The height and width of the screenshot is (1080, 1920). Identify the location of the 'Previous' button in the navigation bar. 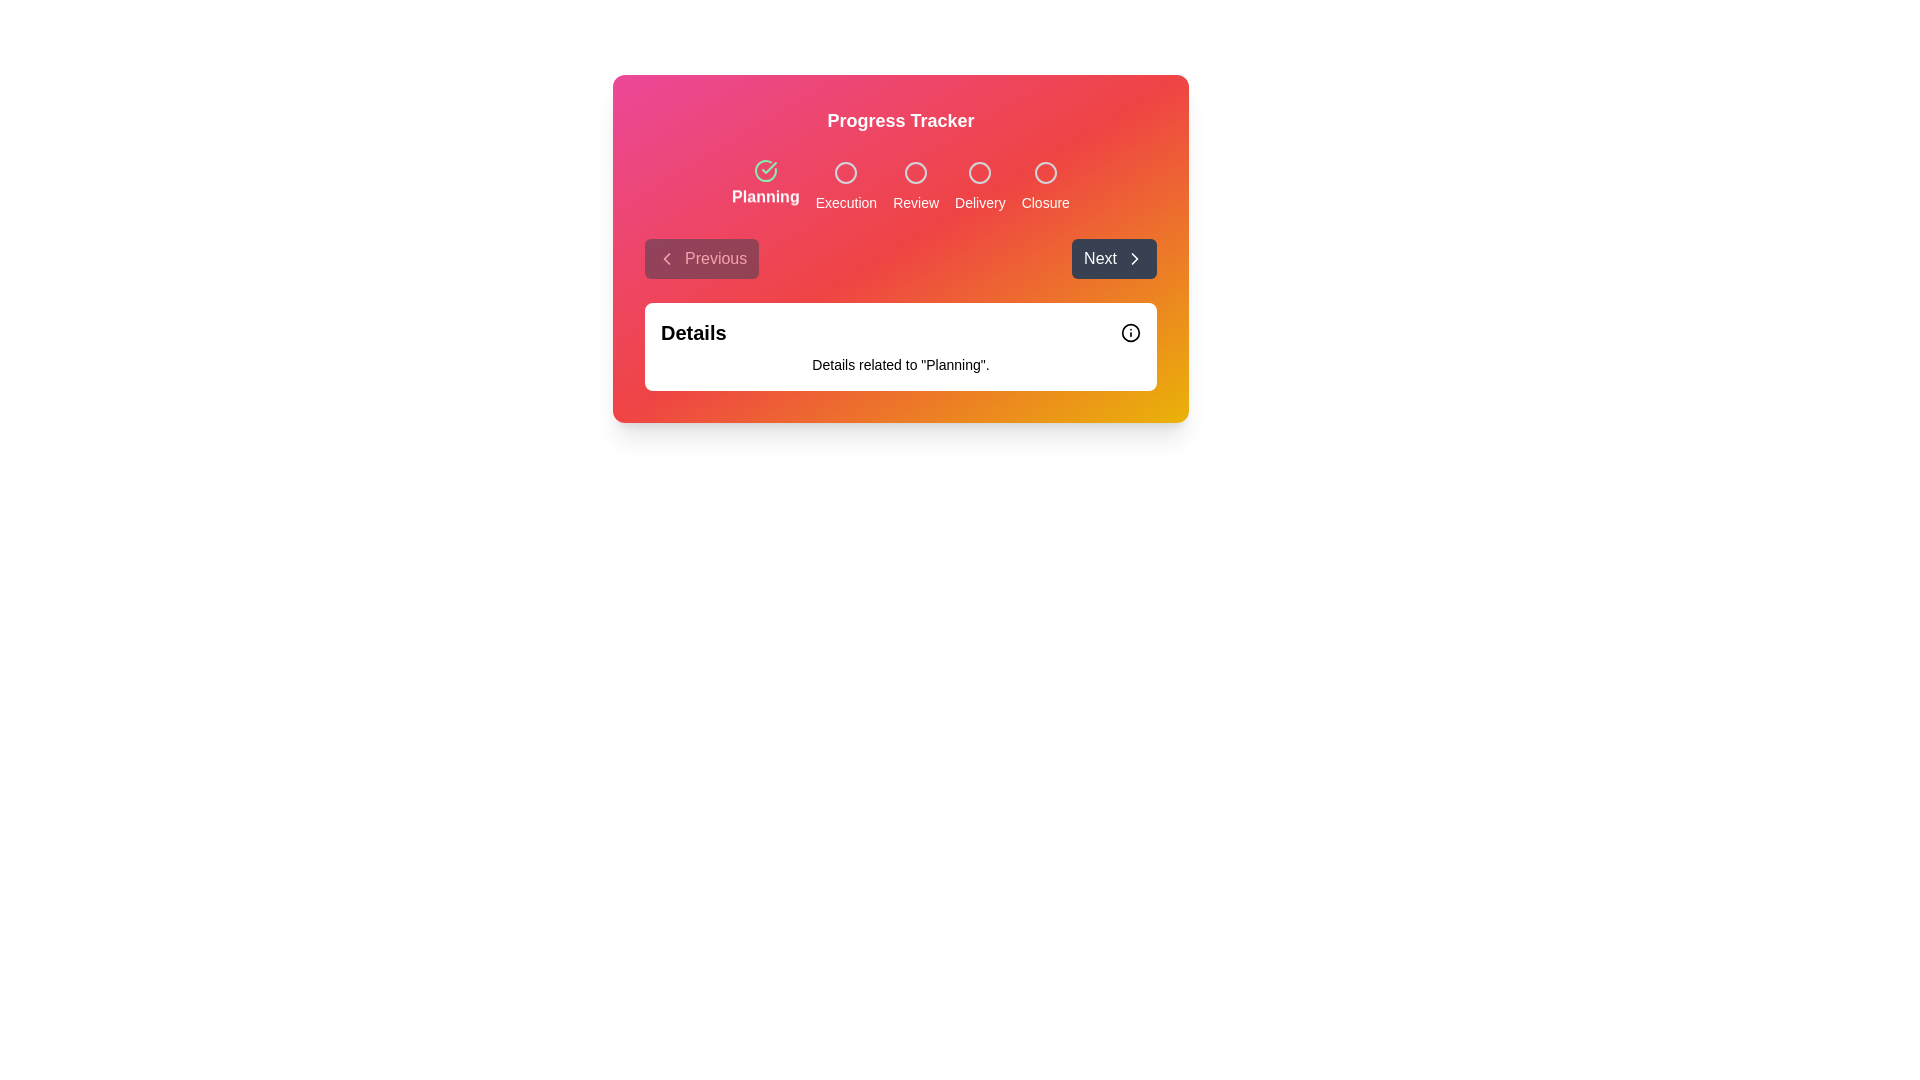
(702, 257).